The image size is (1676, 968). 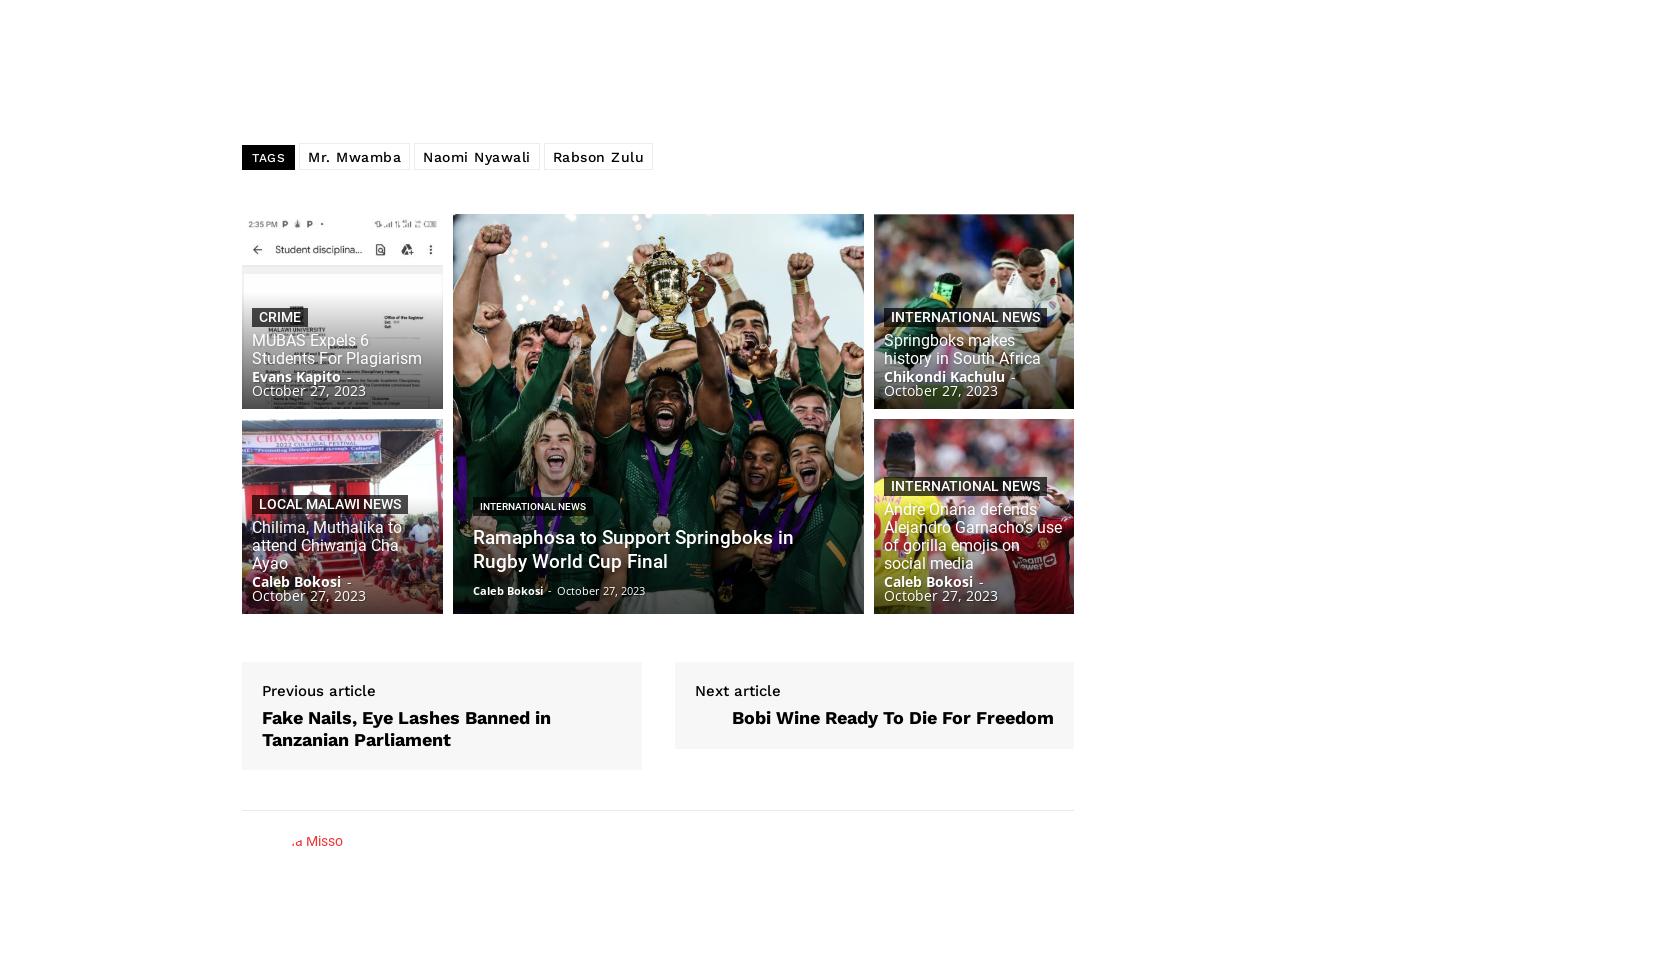 I want to click on 'Rabson Zulu', so click(x=597, y=156).